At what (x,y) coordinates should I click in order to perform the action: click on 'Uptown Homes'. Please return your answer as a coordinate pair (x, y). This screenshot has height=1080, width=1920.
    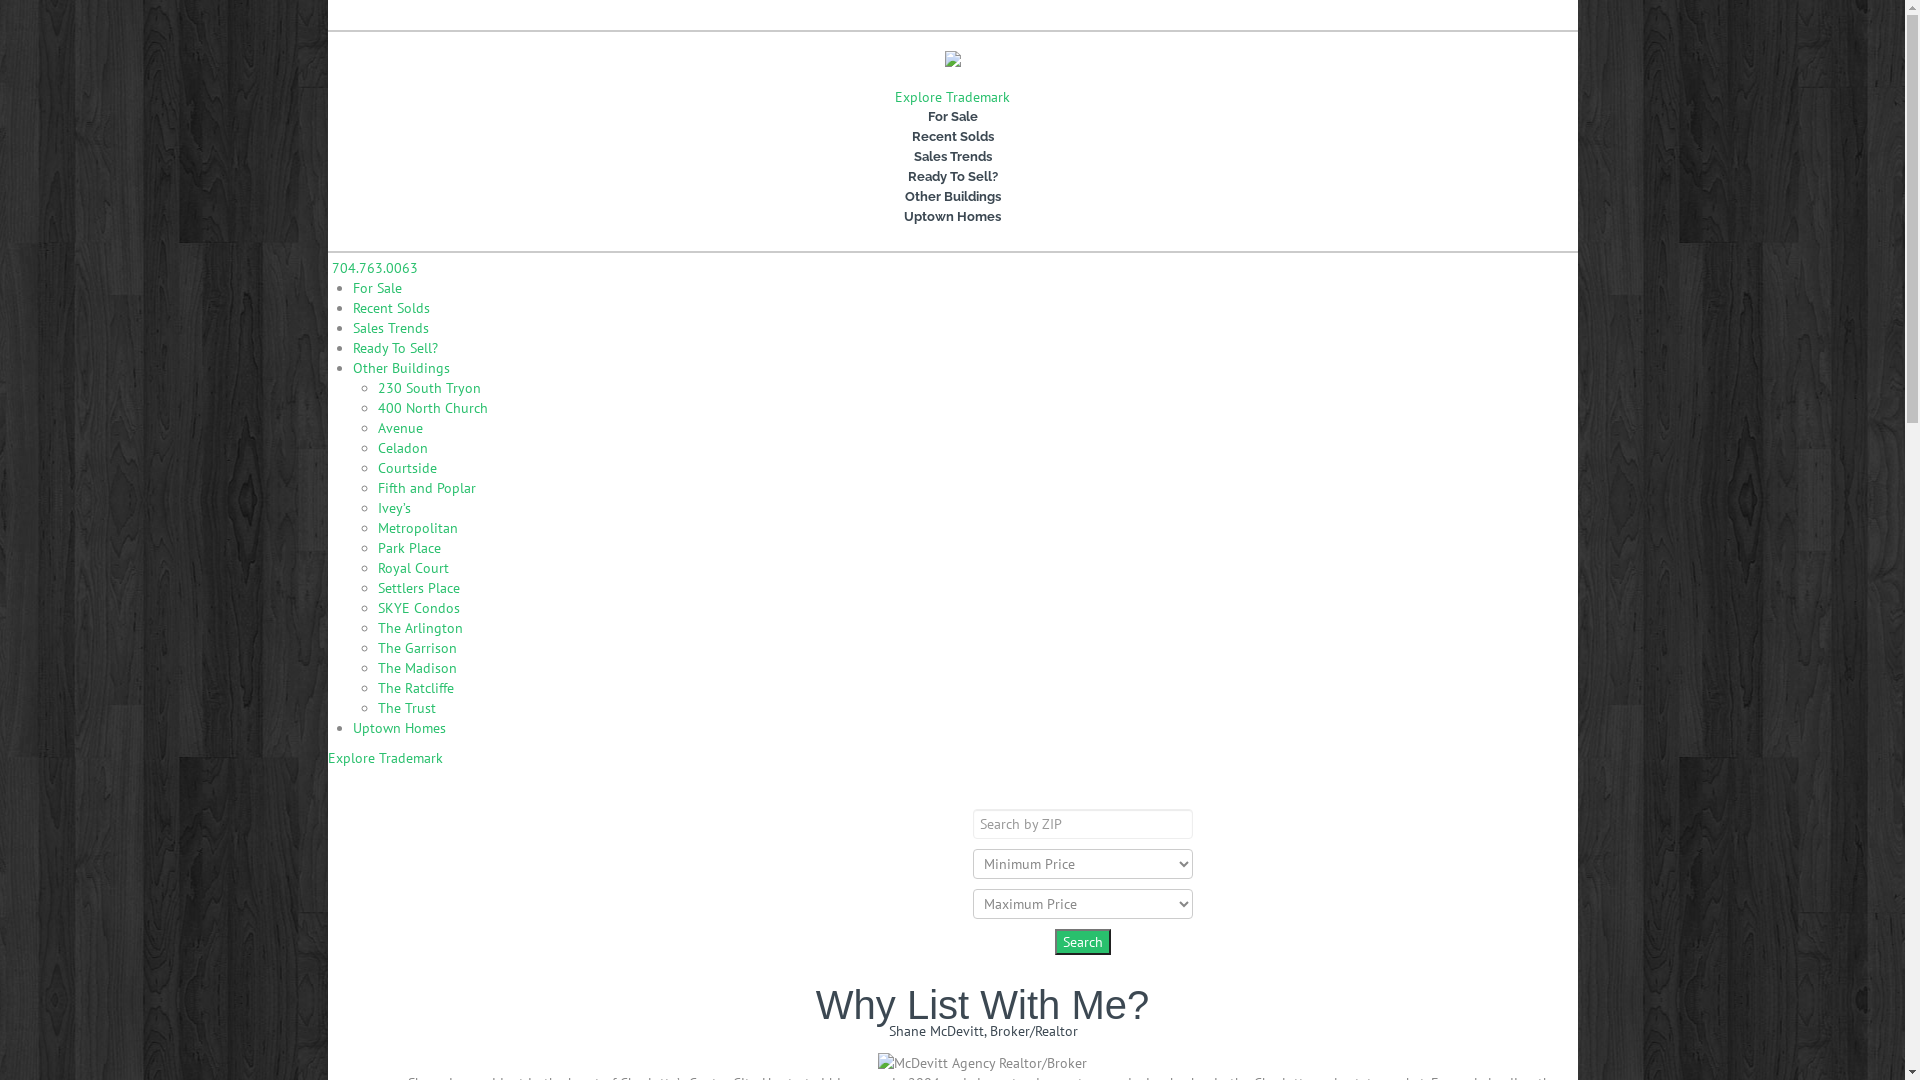
    Looking at the image, I should click on (368, 216).